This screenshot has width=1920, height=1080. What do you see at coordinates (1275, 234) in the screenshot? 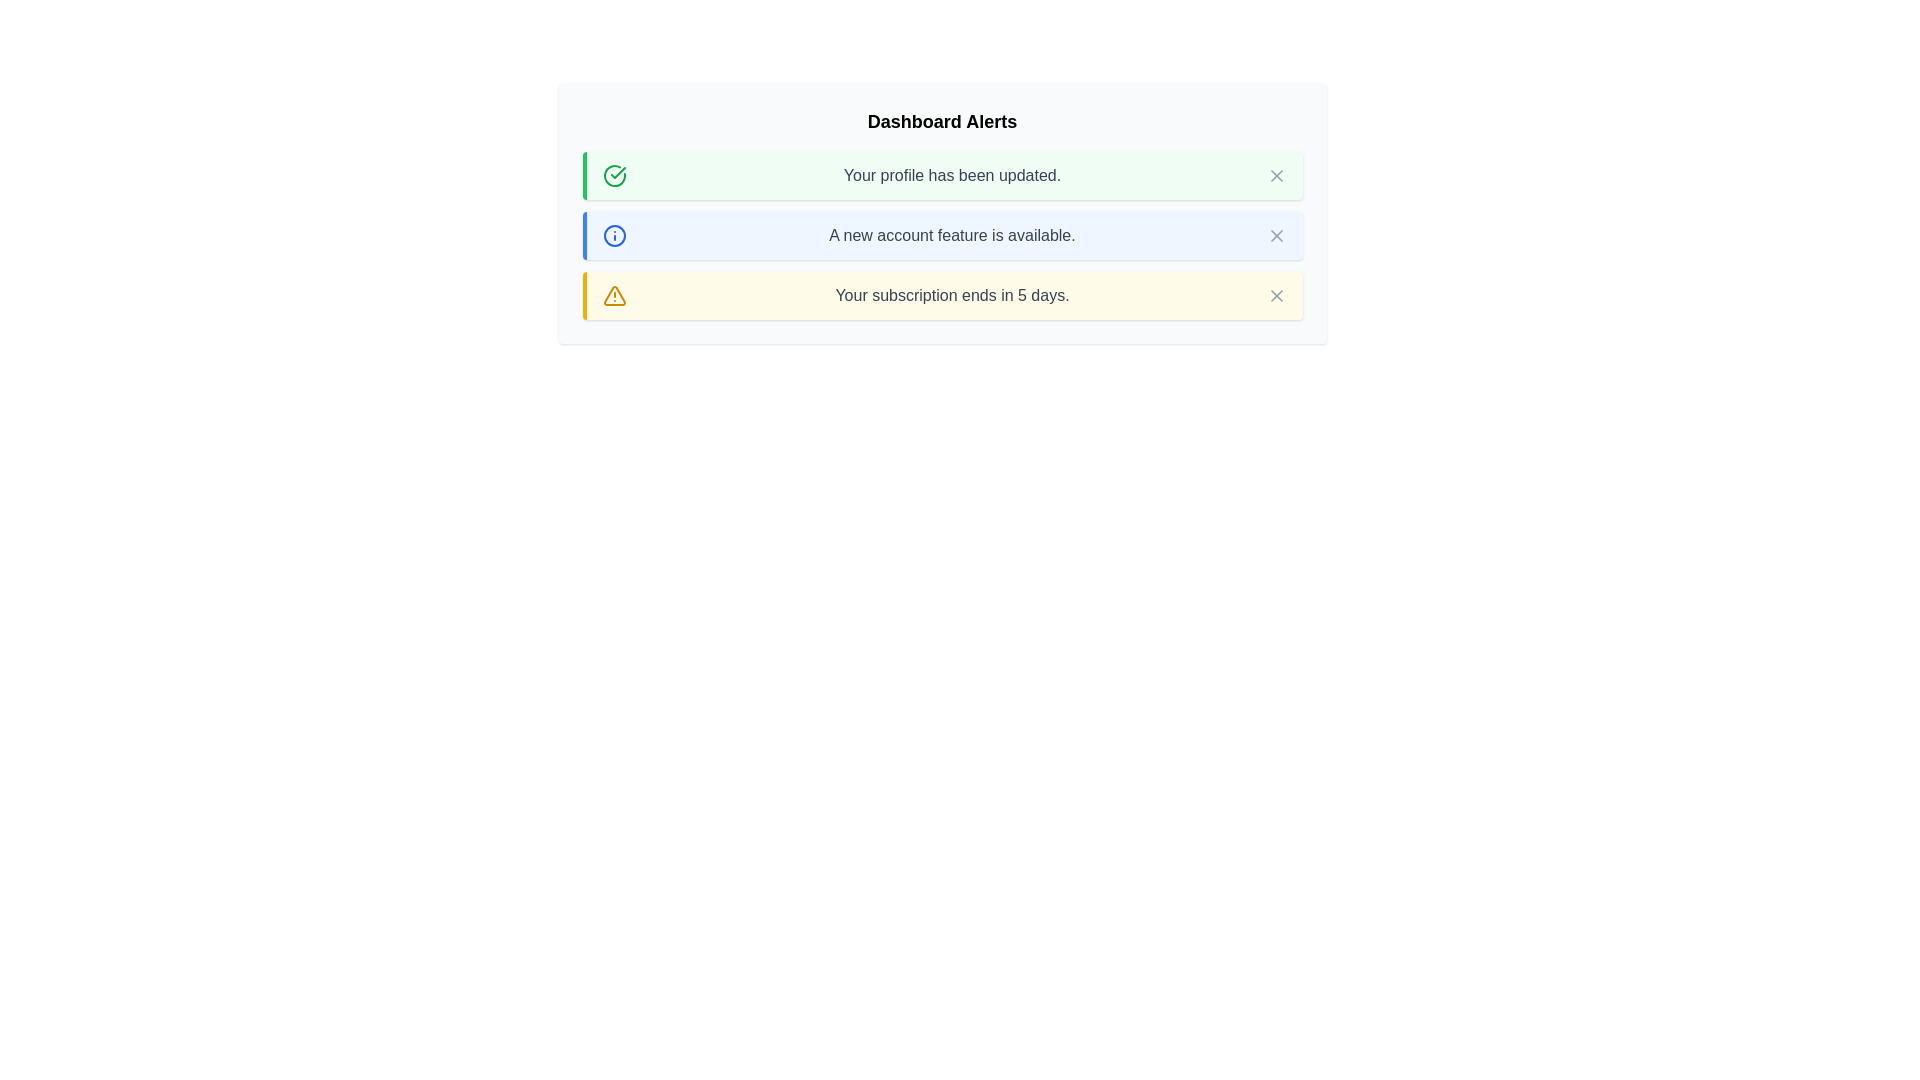
I see `the dismiss icon located on the far right of the second notification panel with a light blue background stating 'A new account feature is available'` at bounding box center [1275, 234].